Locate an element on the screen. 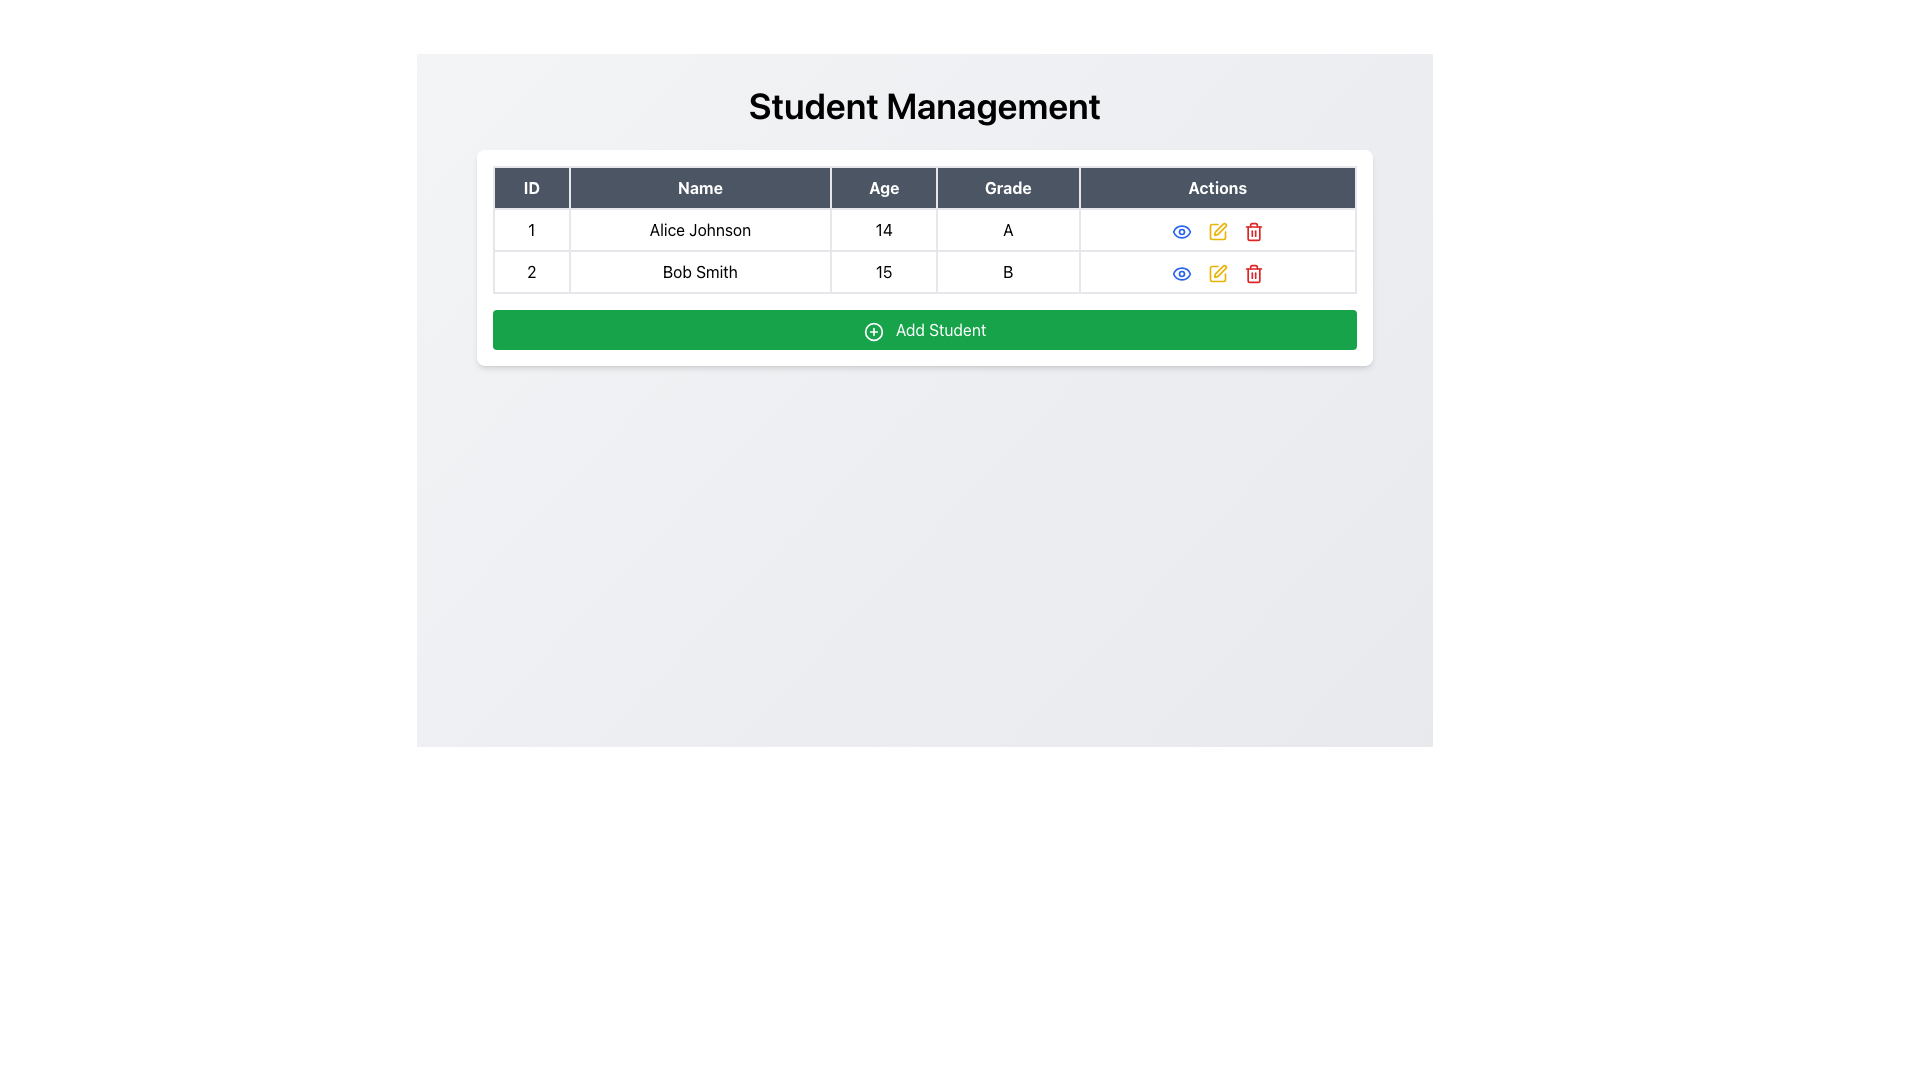 The width and height of the screenshot is (1920, 1080). the first SVG icon element in the 'Actions' column for 'Alice Johnson', which resembles a square and has a stroke outline without fill is located at coordinates (1216, 230).